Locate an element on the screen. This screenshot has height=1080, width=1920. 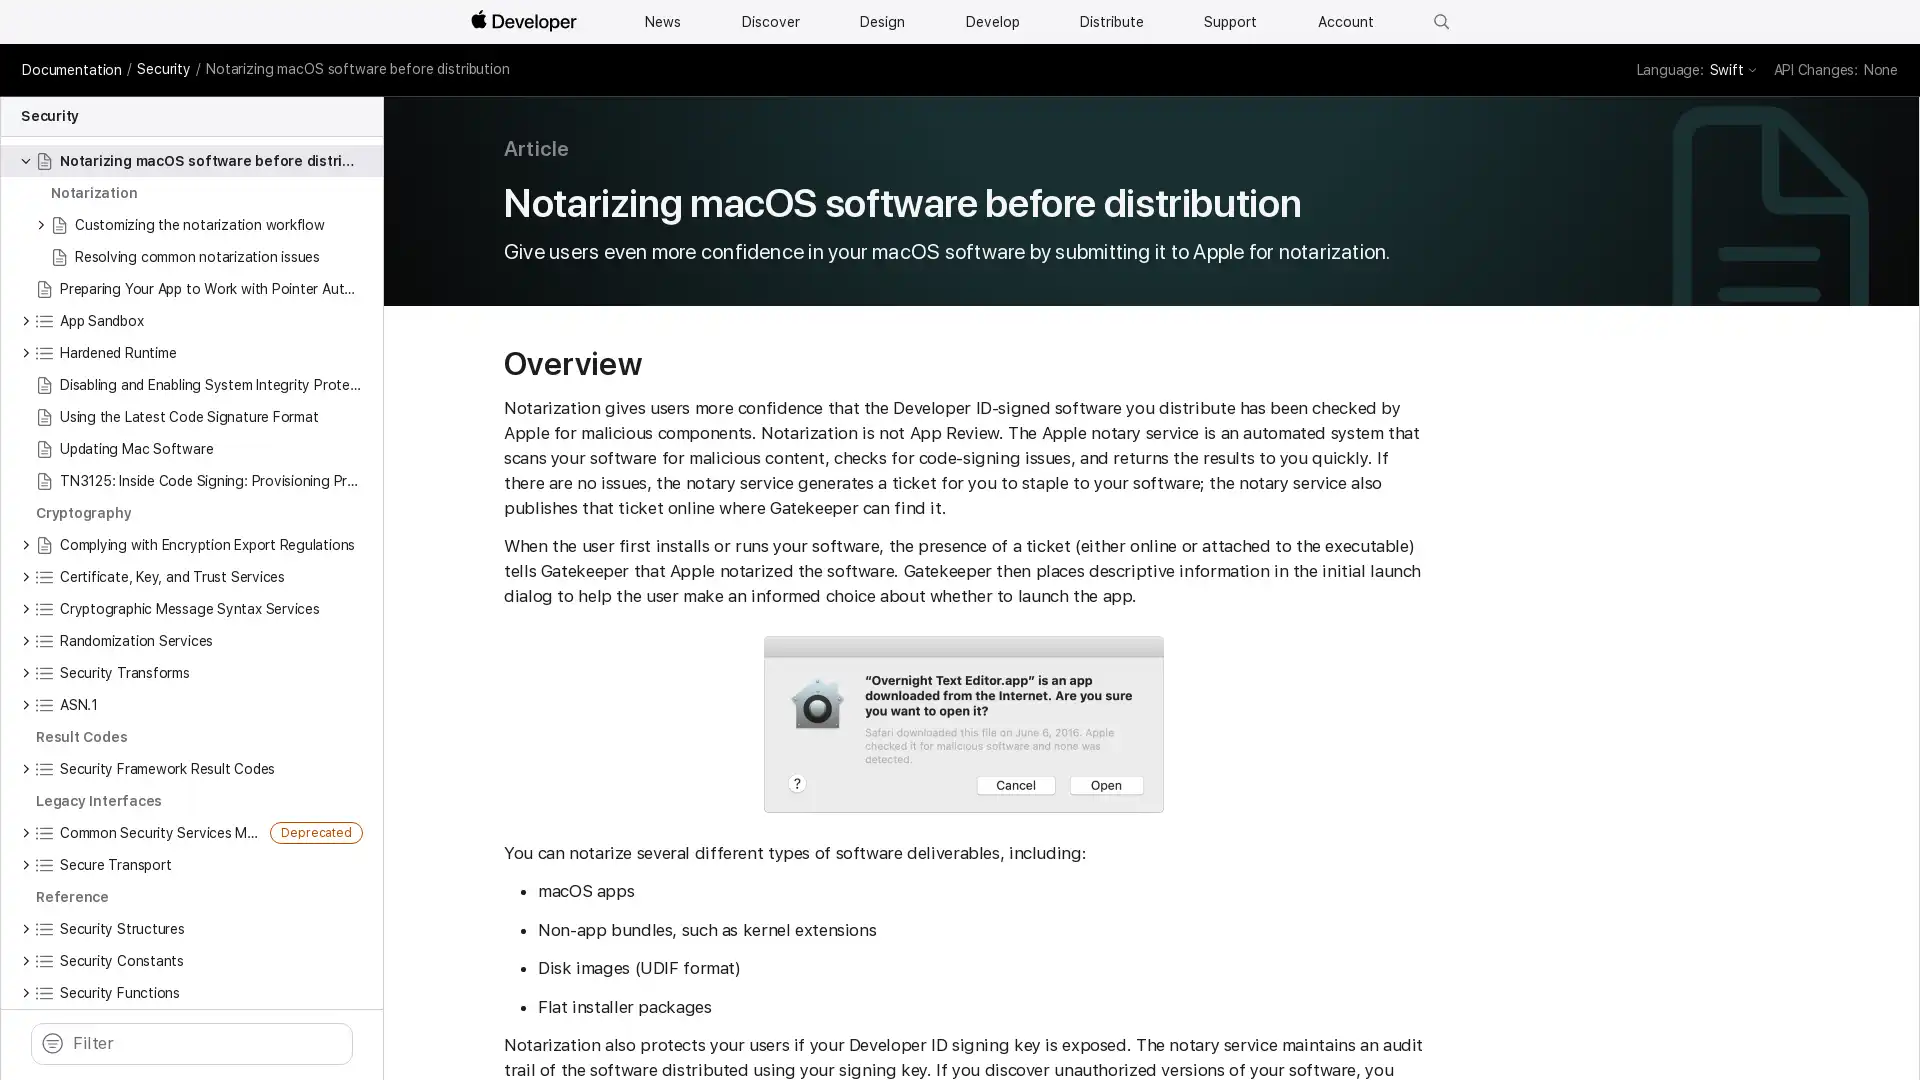
ASN.1 is located at coordinates (23, 716).